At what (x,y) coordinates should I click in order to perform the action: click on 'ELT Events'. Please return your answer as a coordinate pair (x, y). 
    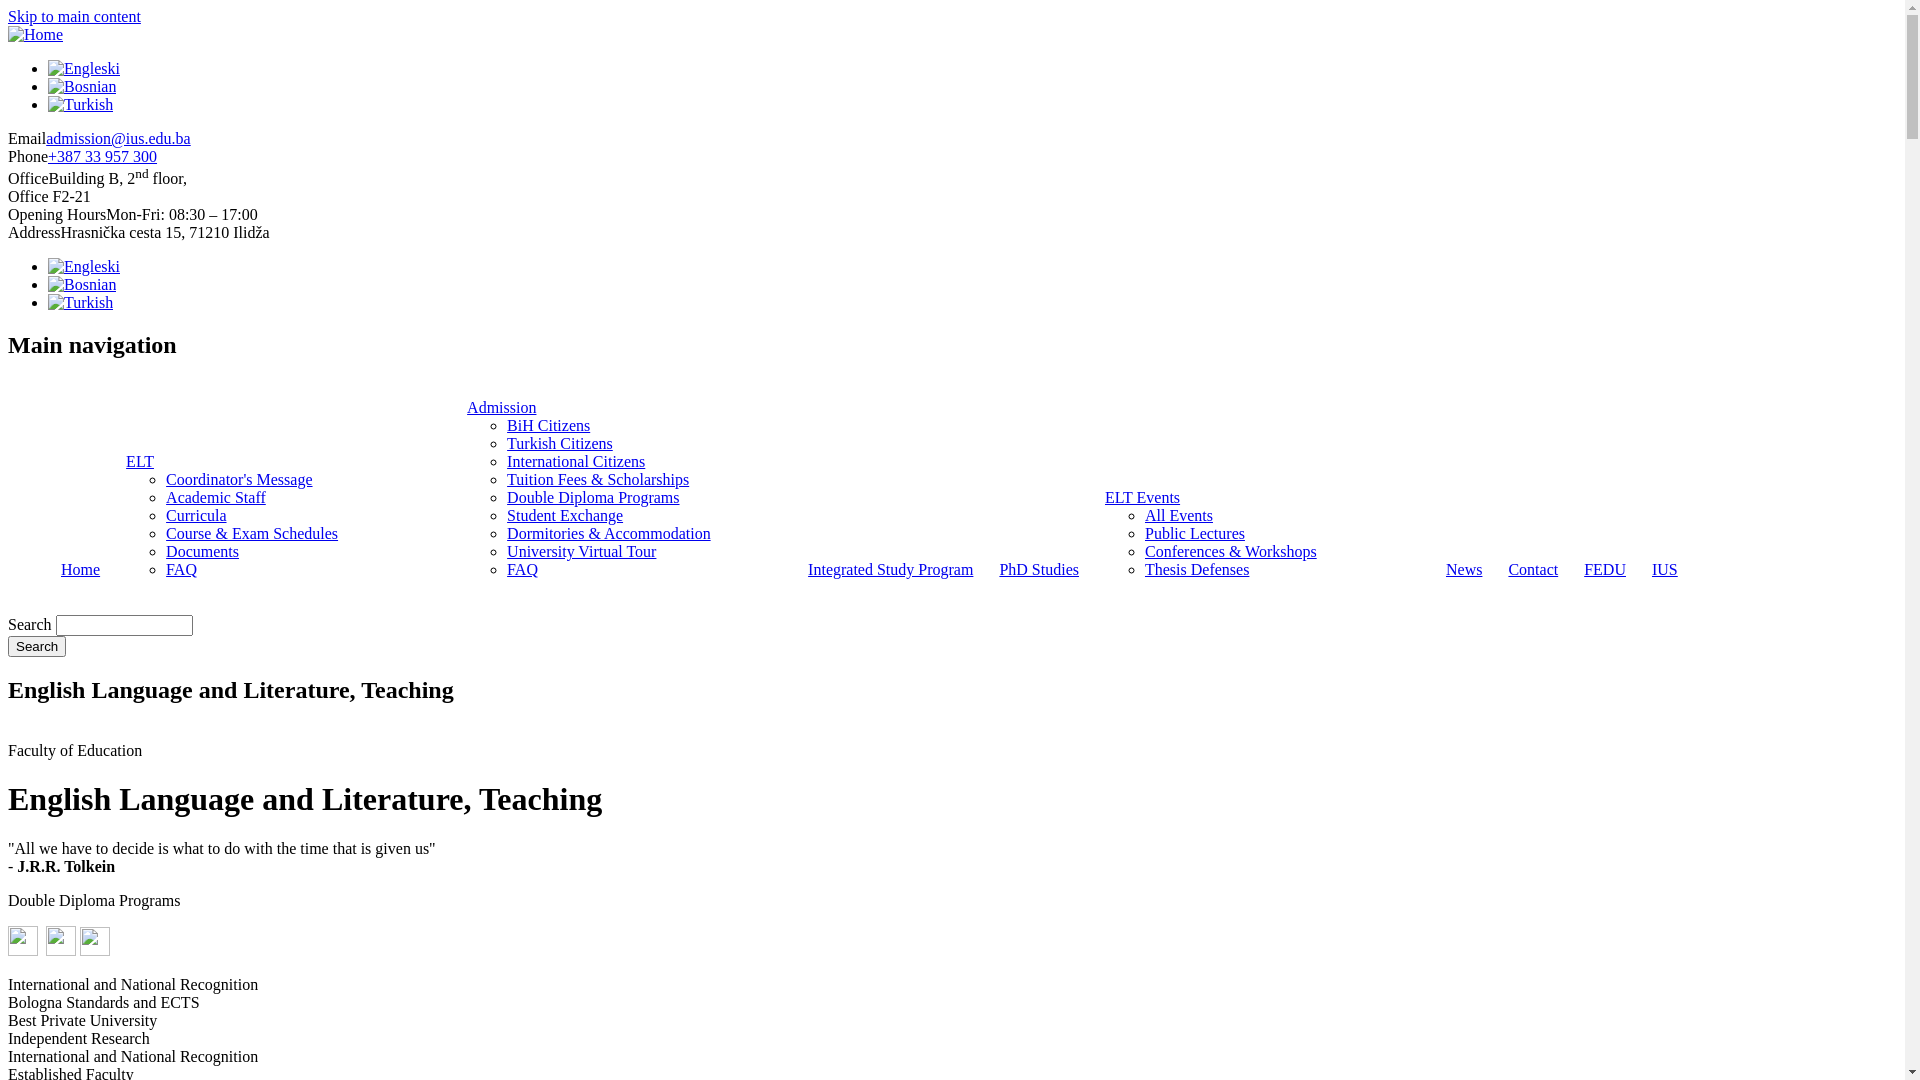
    Looking at the image, I should click on (1103, 496).